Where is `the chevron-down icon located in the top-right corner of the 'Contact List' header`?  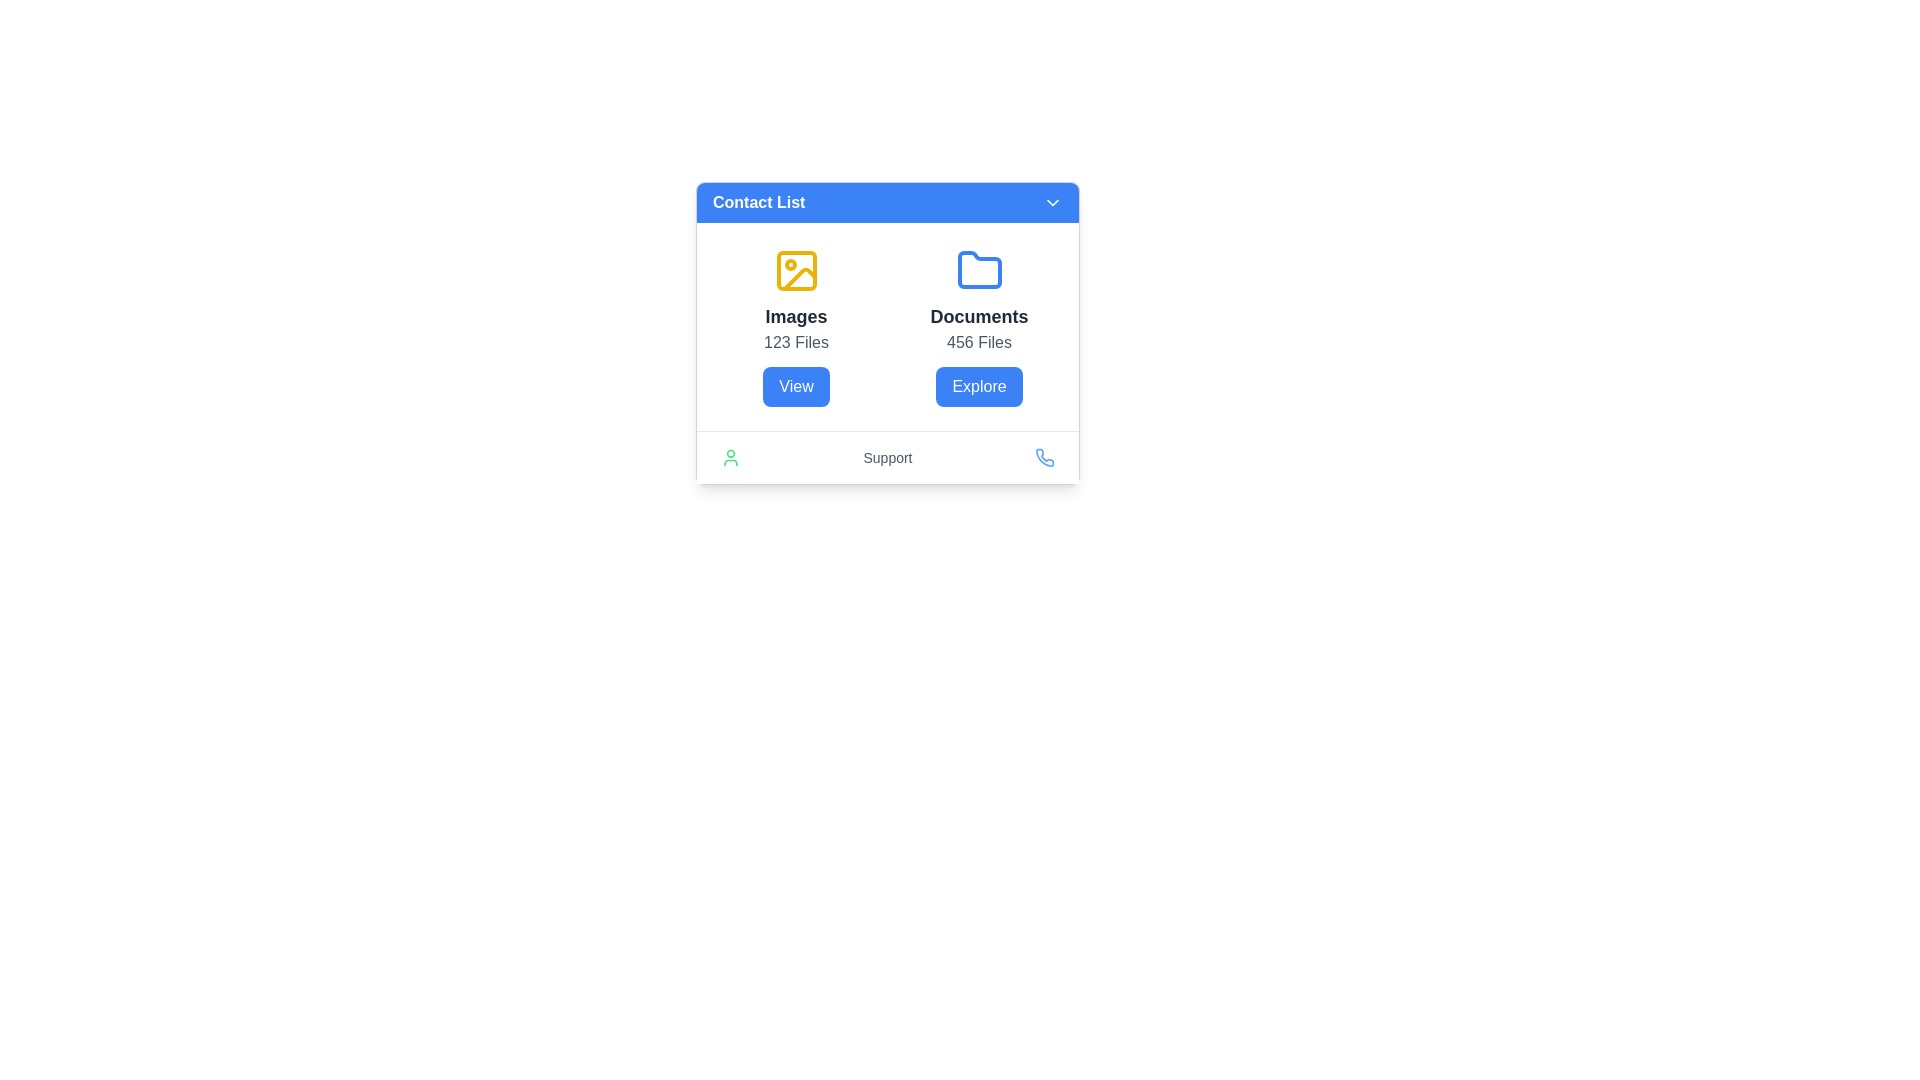 the chevron-down icon located in the top-right corner of the 'Contact List' header is located at coordinates (1051, 203).